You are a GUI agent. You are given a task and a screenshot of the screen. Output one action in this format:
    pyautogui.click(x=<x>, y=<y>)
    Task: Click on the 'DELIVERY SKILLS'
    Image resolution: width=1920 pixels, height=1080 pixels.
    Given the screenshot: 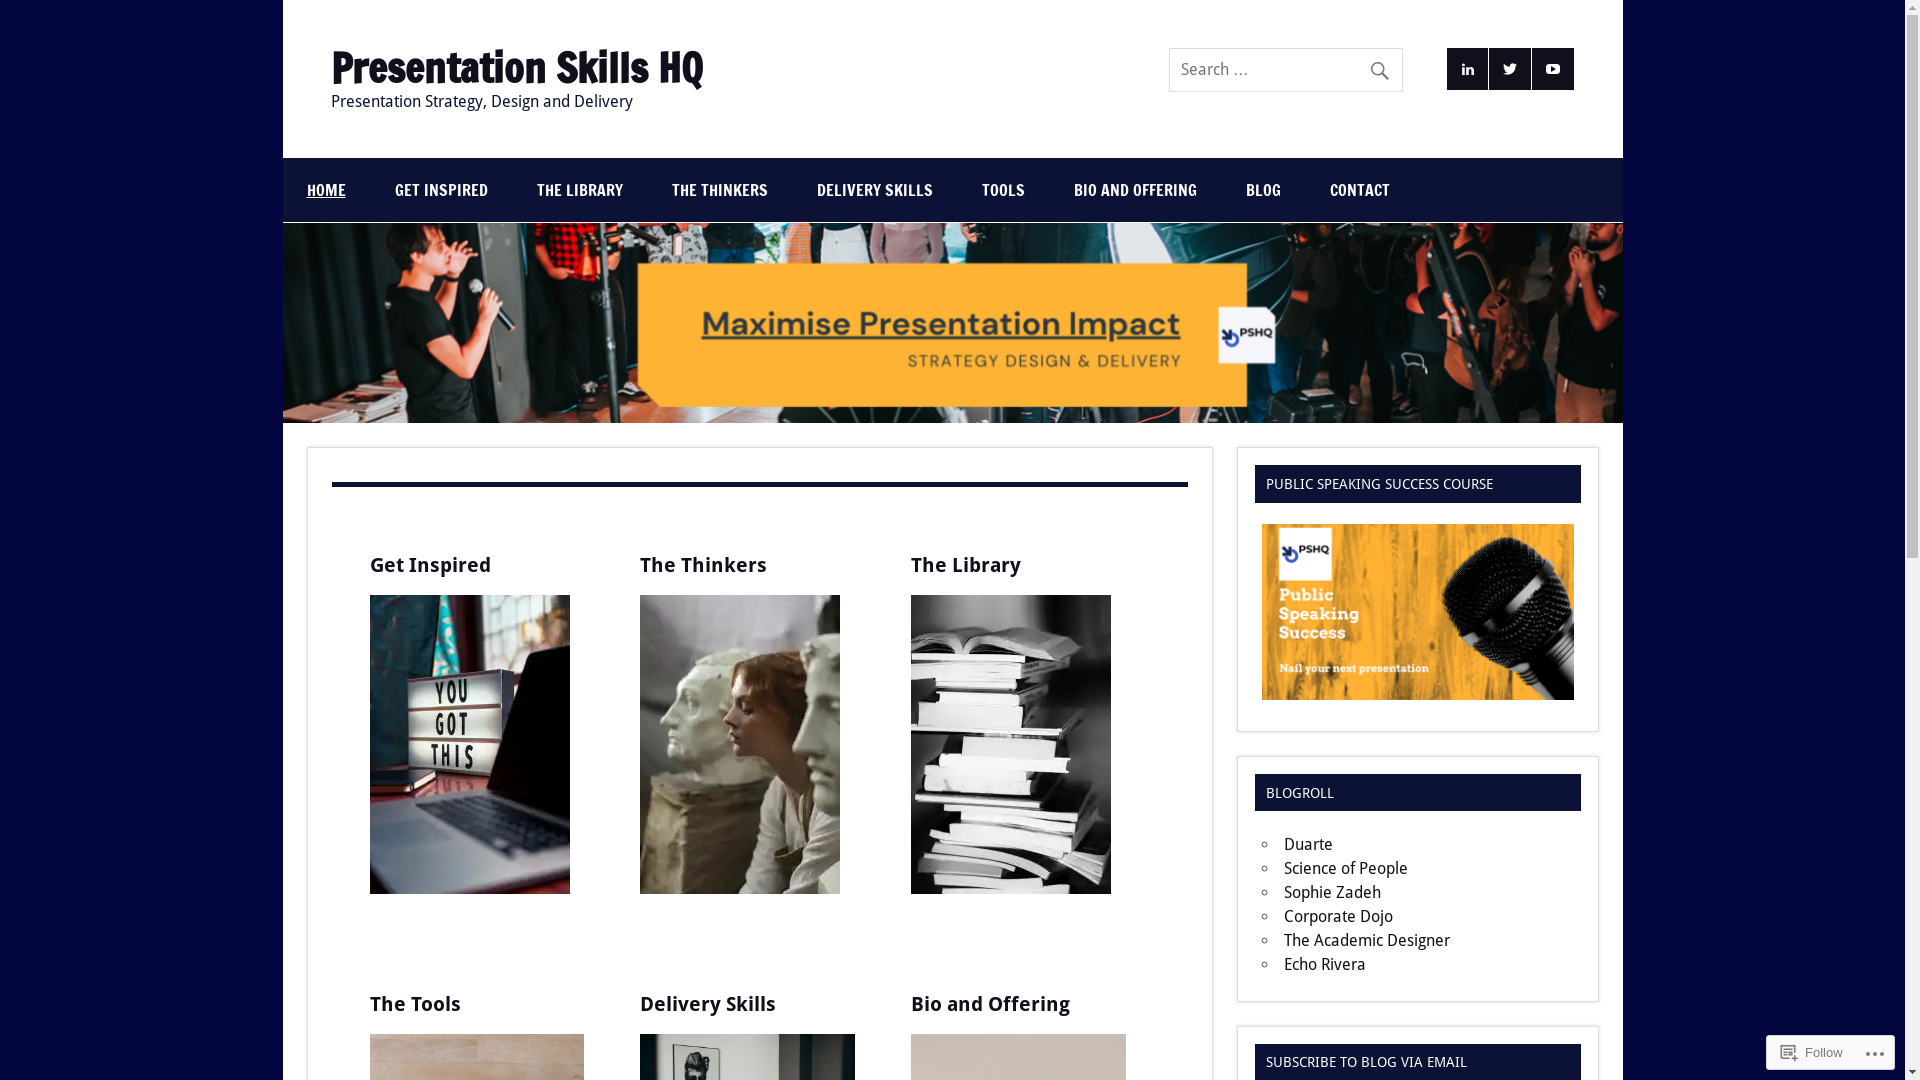 What is the action you would take?
    pyautogui.click(x=873, y=189)
    